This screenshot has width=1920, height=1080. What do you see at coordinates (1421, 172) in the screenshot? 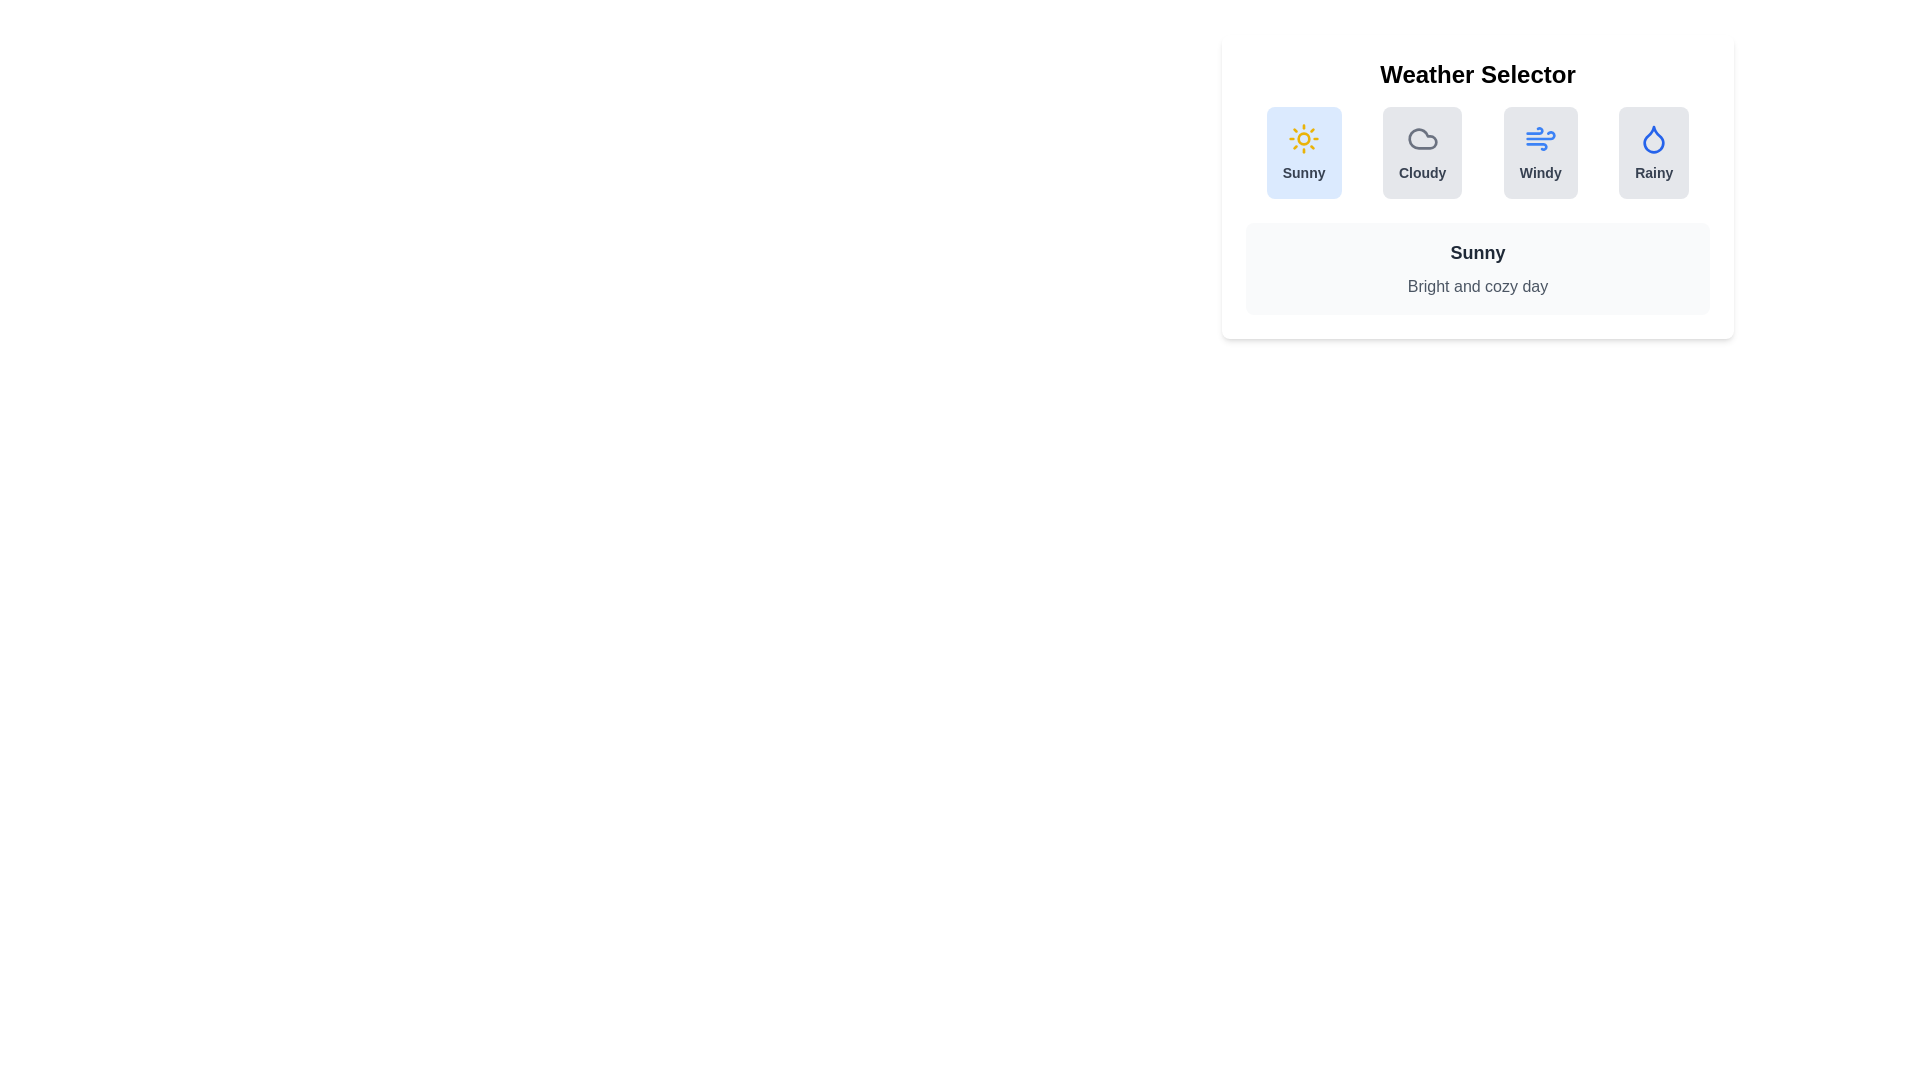
I see `the text label that displays the word 'Cloudy' in a bold, medium-sized font, located beneath the cloud icon within the second weather card` at bounding box center [1421, 172].